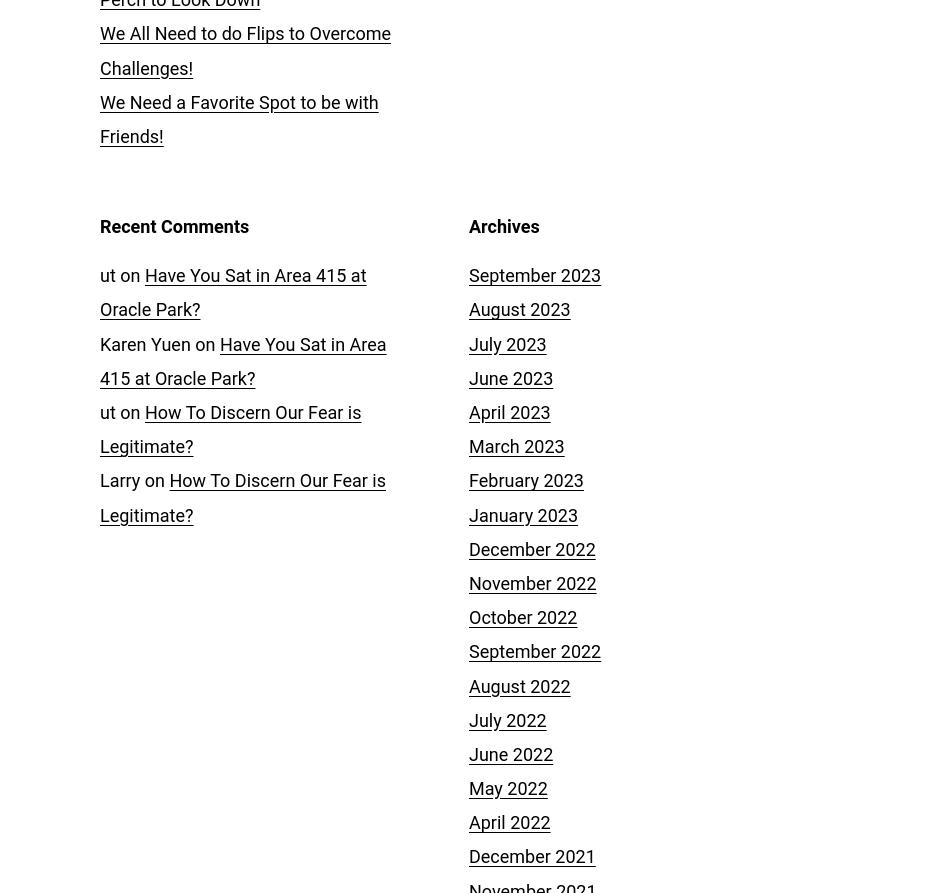 This screenshot has width=950, height=893. What do you see at coordinates (511, 377) in the screenshot?
I see `'June 2023'` at bounding box center [511, 377].